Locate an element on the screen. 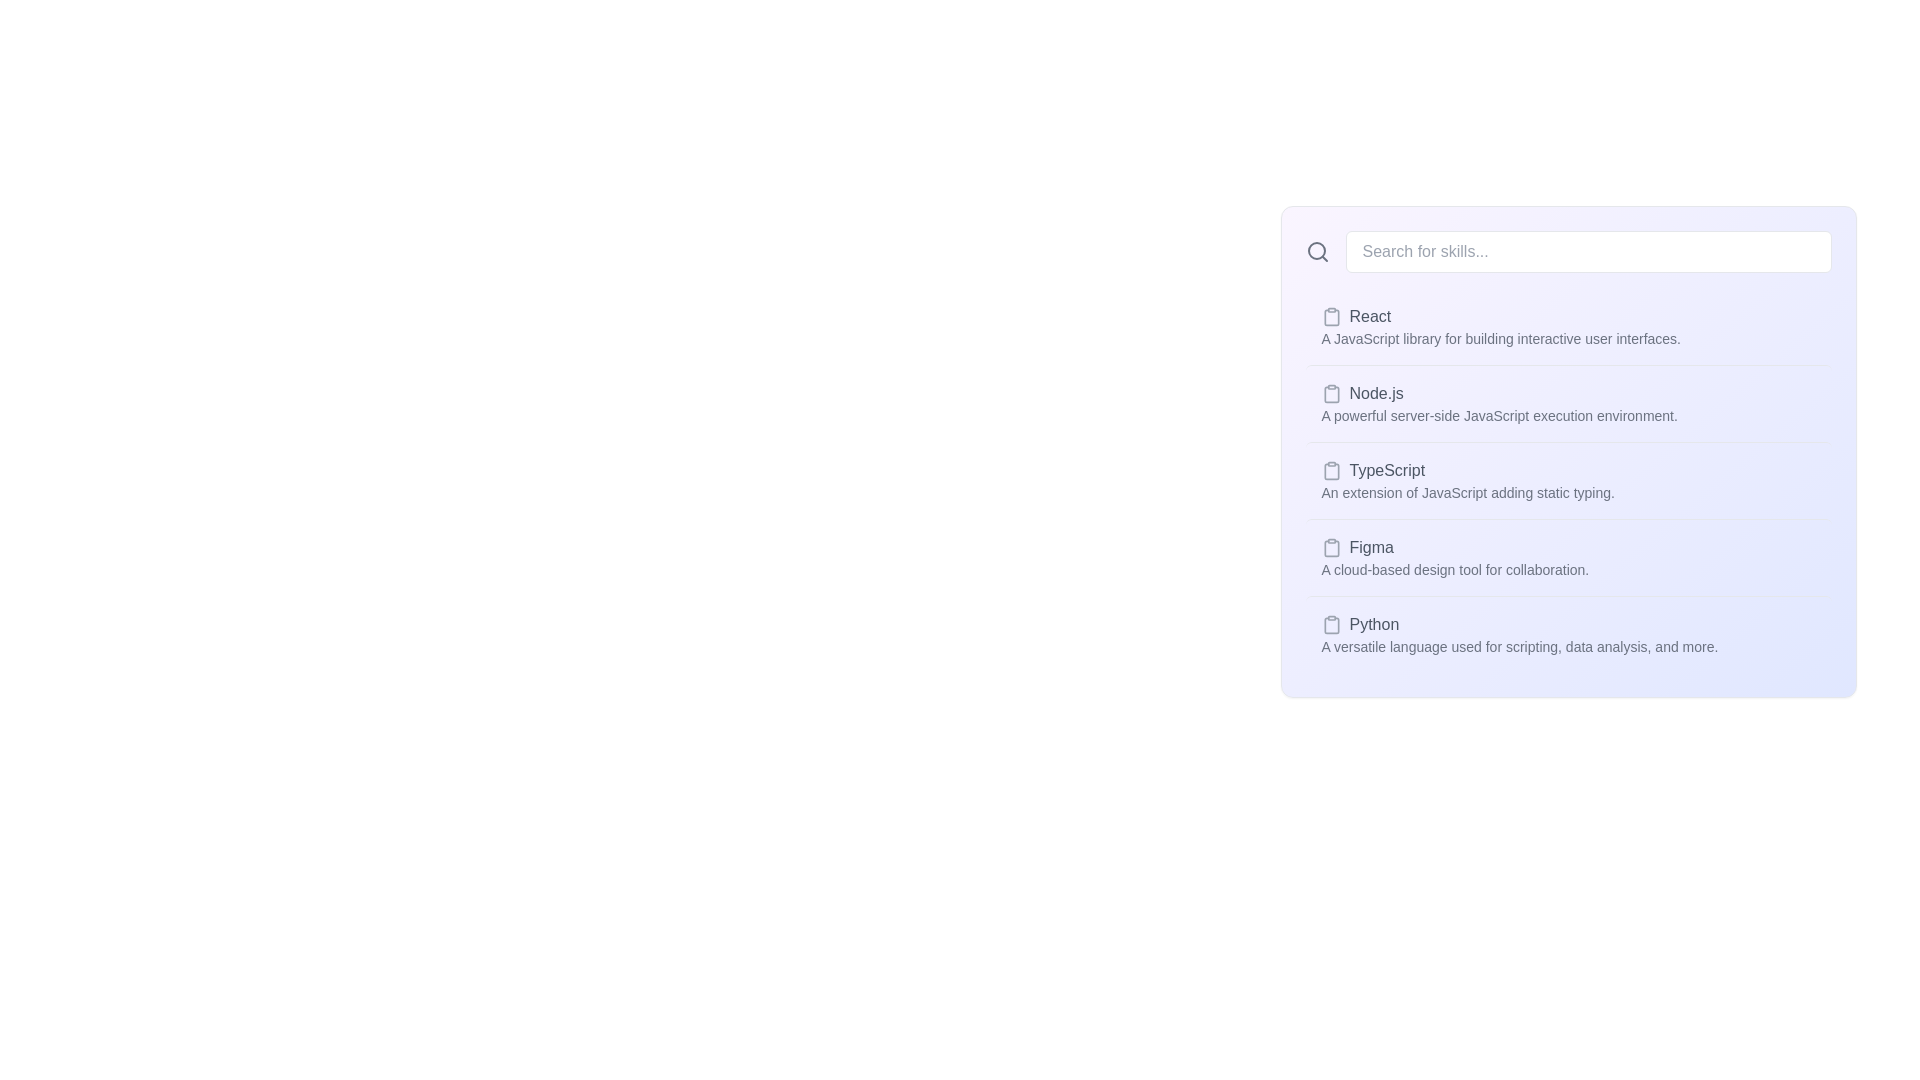  the lower section of the icon graphic that marks the entry in the 'Python' list on the right pane of the interface is located at coordinates (1331, 624).